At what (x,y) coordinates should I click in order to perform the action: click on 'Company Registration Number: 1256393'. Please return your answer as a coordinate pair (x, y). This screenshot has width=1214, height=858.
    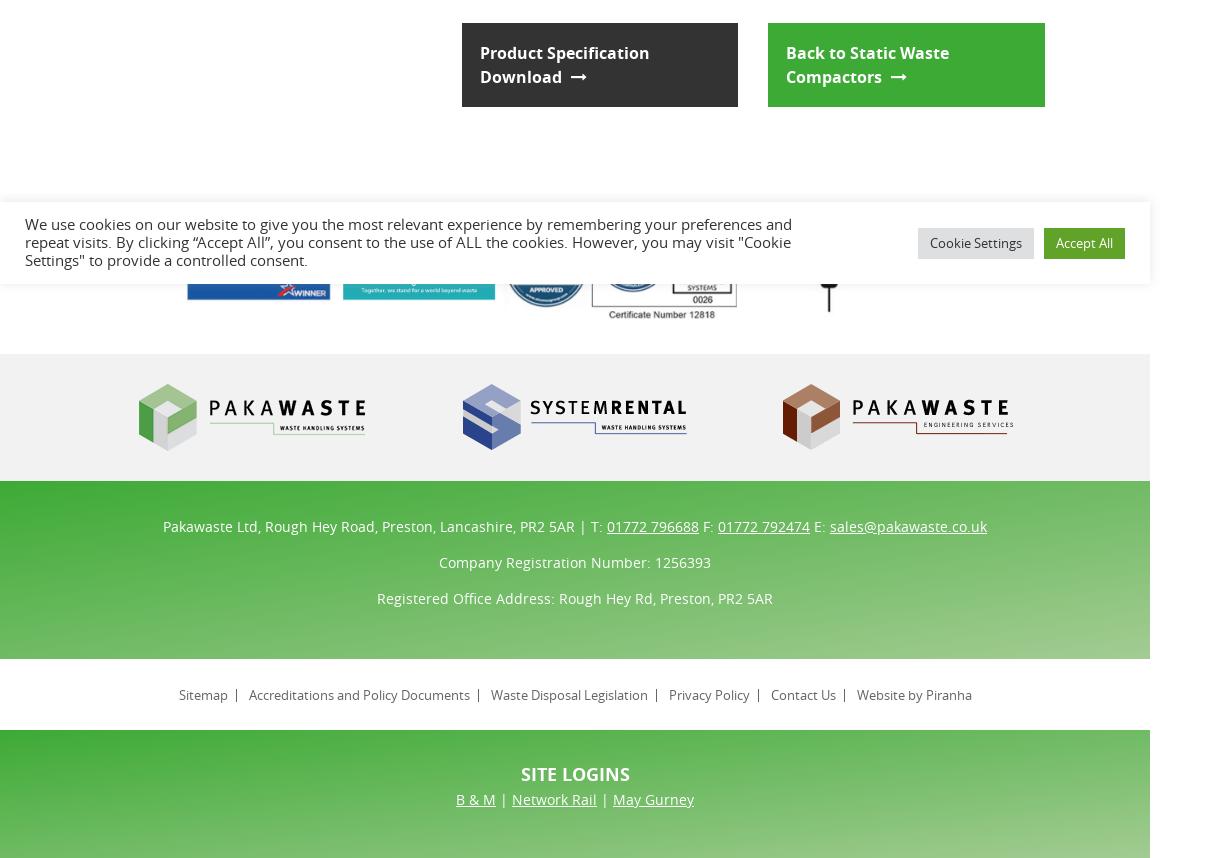
    Looking at the image, I should click on (574, 560).